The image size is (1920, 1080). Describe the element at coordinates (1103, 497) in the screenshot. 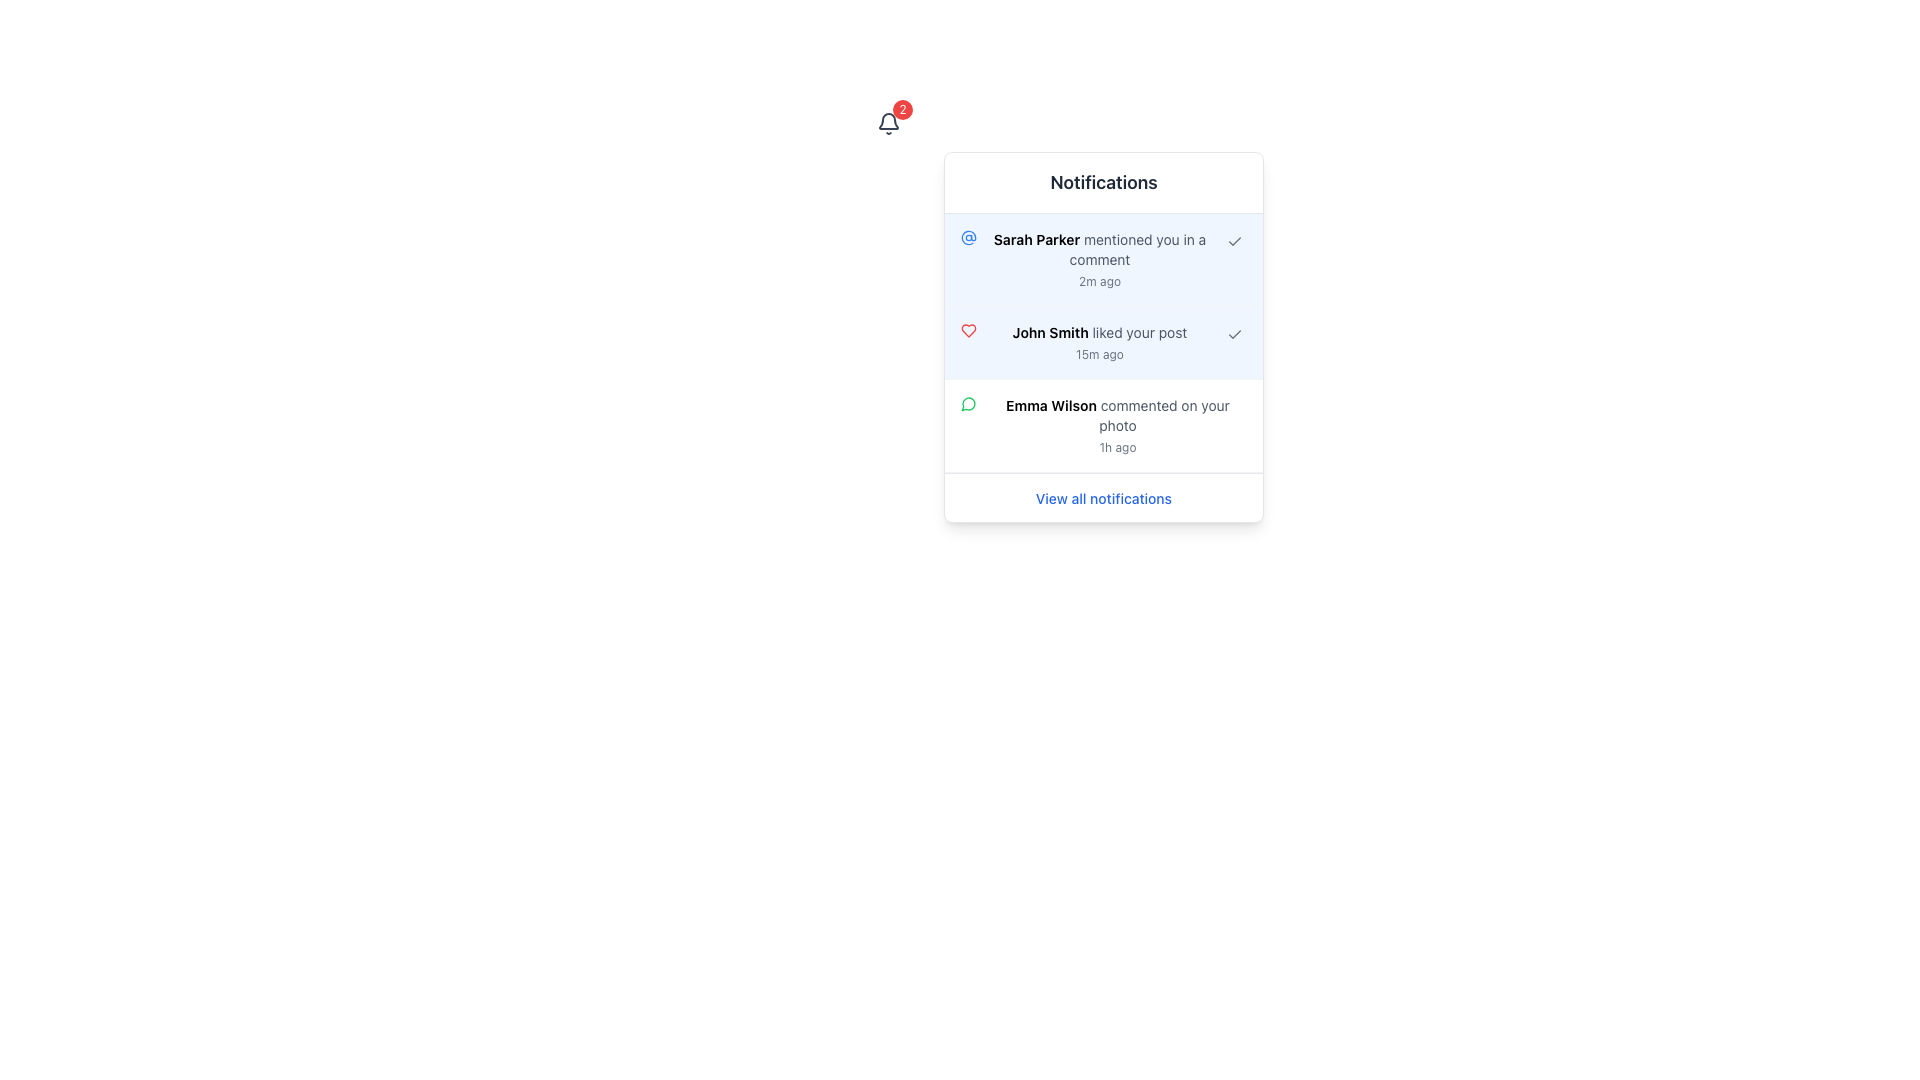

I see `the 'View all notifications' hyperlink located at the bottom of the notification panel, which is styled with a blue font color and underlined on hover` at that location.